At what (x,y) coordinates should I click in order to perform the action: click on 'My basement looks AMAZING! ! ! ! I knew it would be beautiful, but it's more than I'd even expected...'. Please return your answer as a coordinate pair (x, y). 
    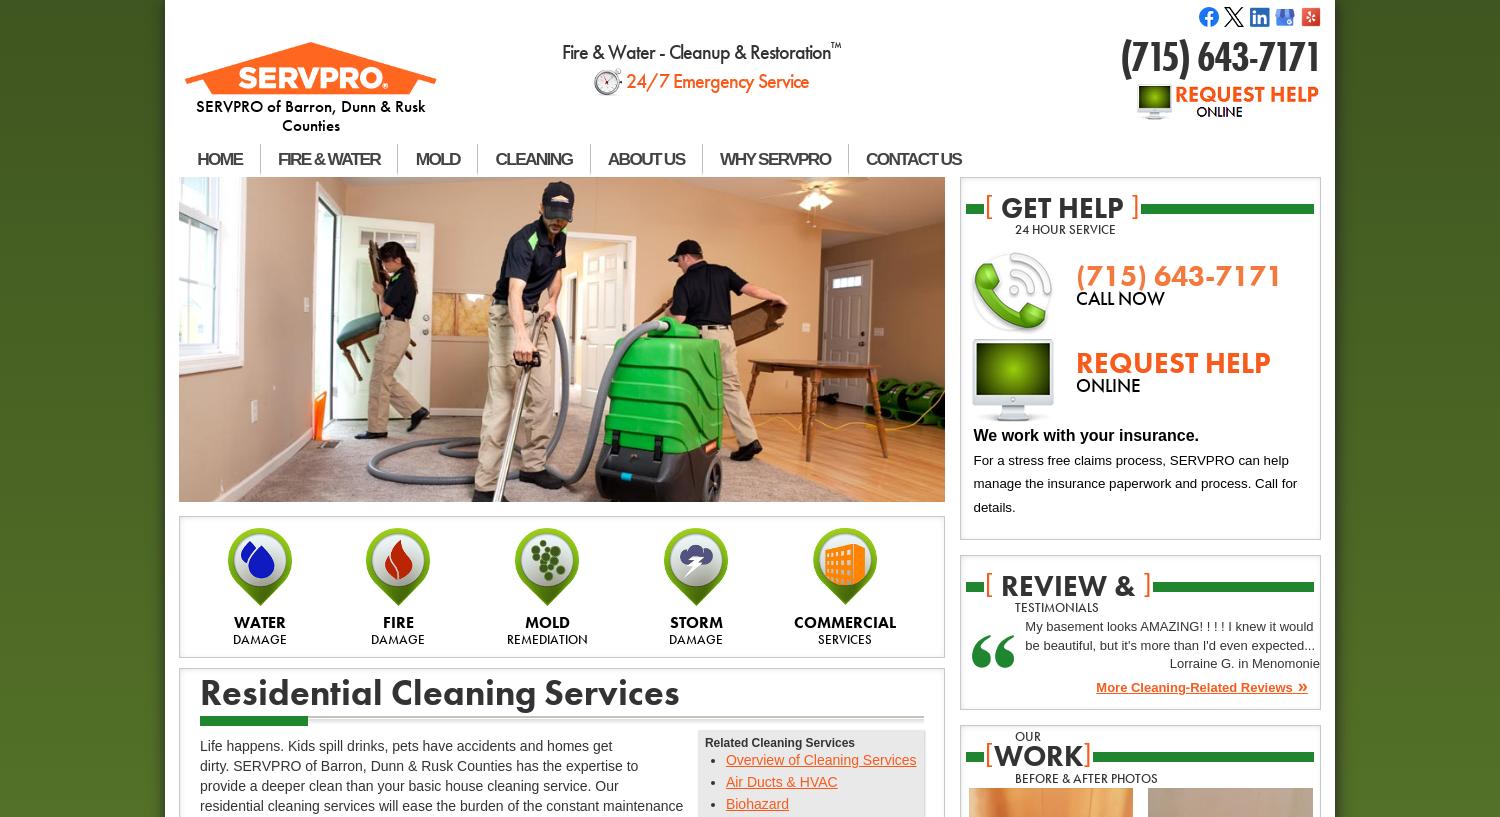
    Looking at the image, I should click on (1170, 635).